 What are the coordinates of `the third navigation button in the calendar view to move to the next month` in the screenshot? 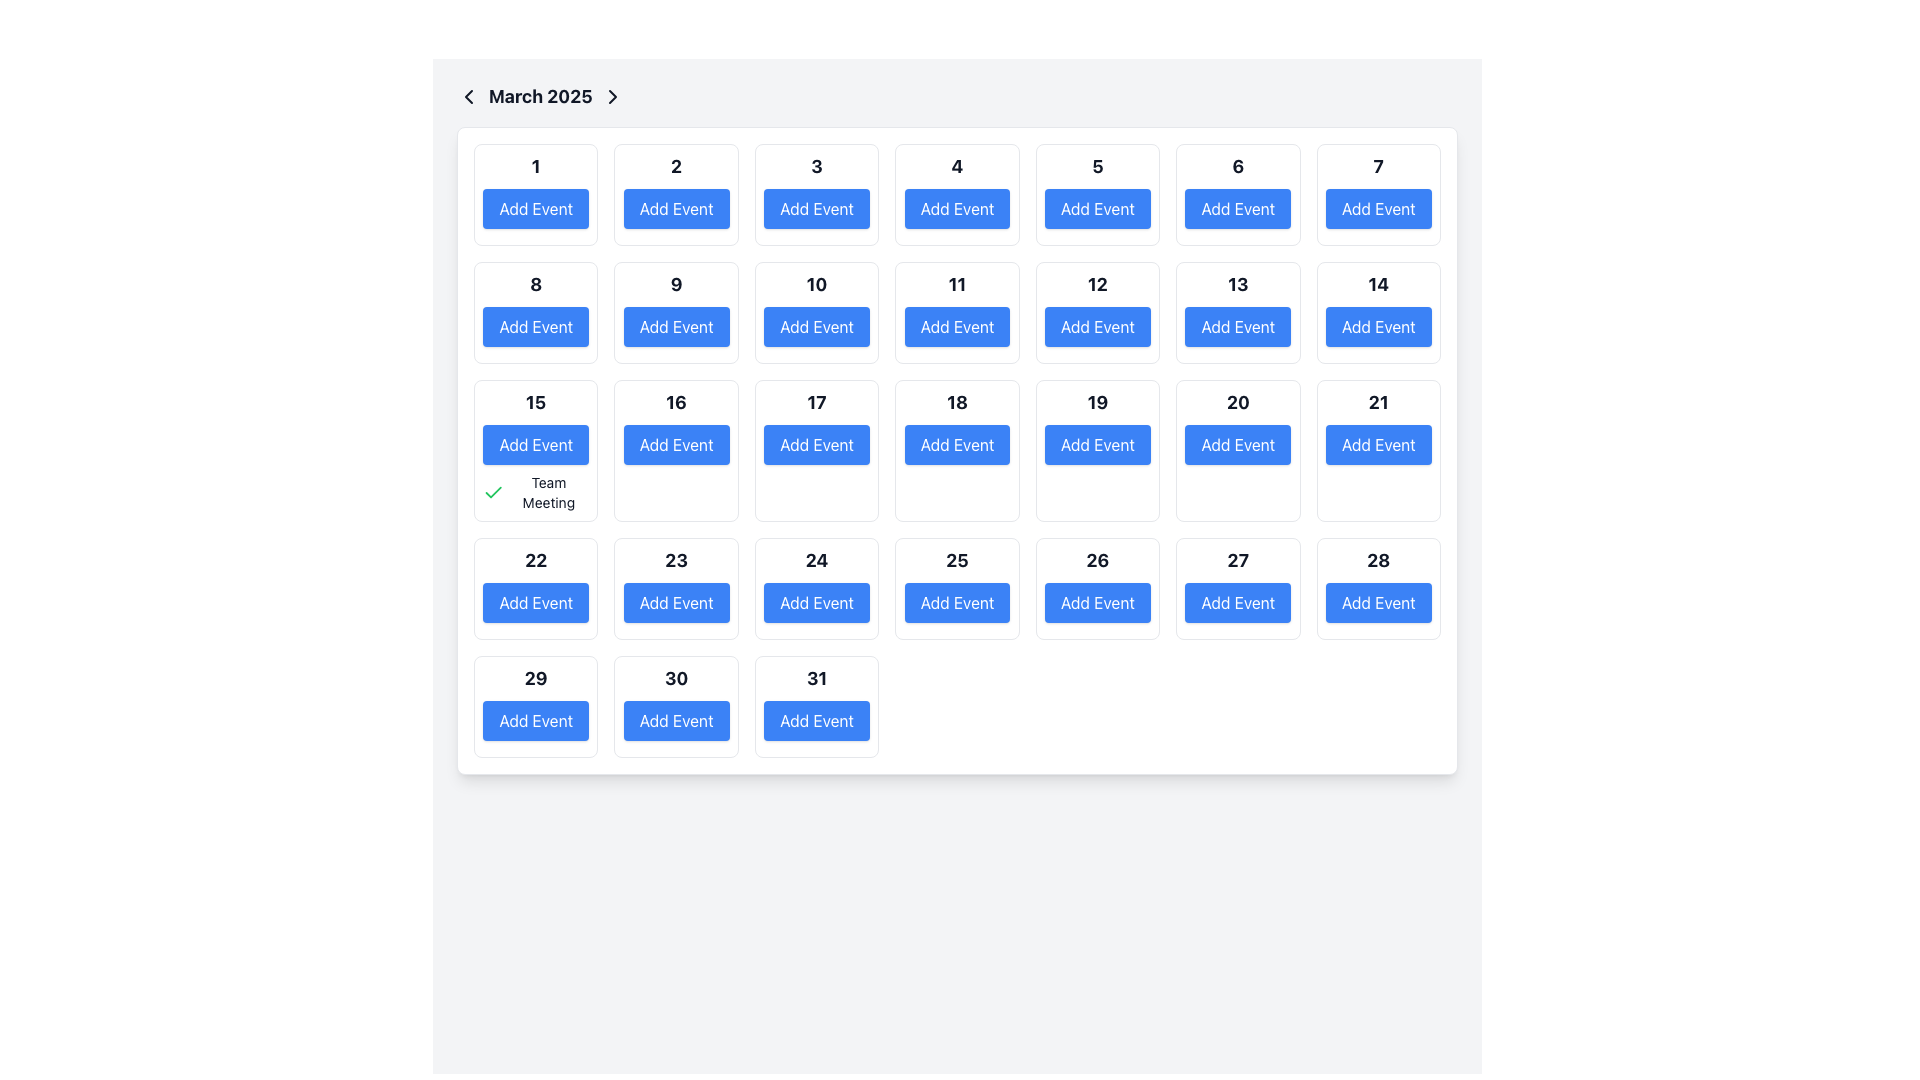 It's located at (611, 96).